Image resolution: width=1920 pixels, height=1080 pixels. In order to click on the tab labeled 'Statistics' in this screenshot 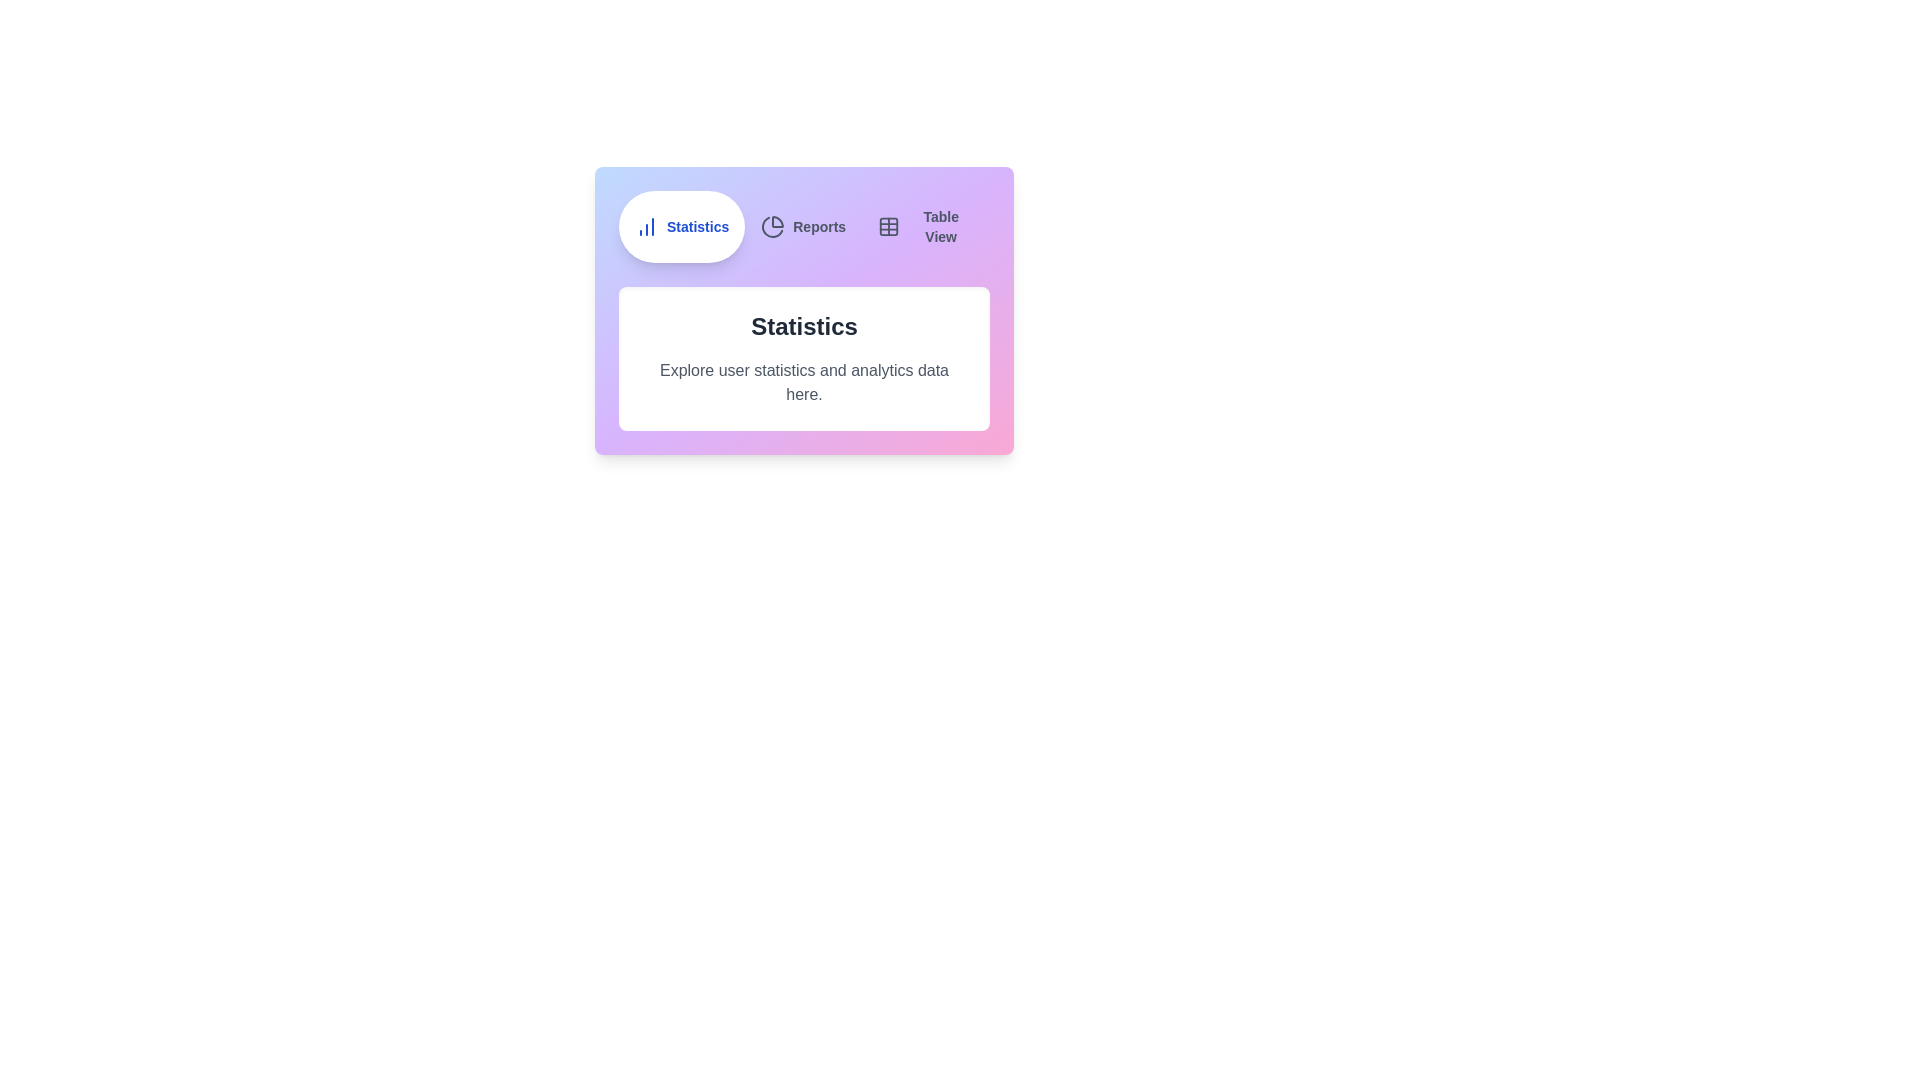, I will do `click(682, 226)`.